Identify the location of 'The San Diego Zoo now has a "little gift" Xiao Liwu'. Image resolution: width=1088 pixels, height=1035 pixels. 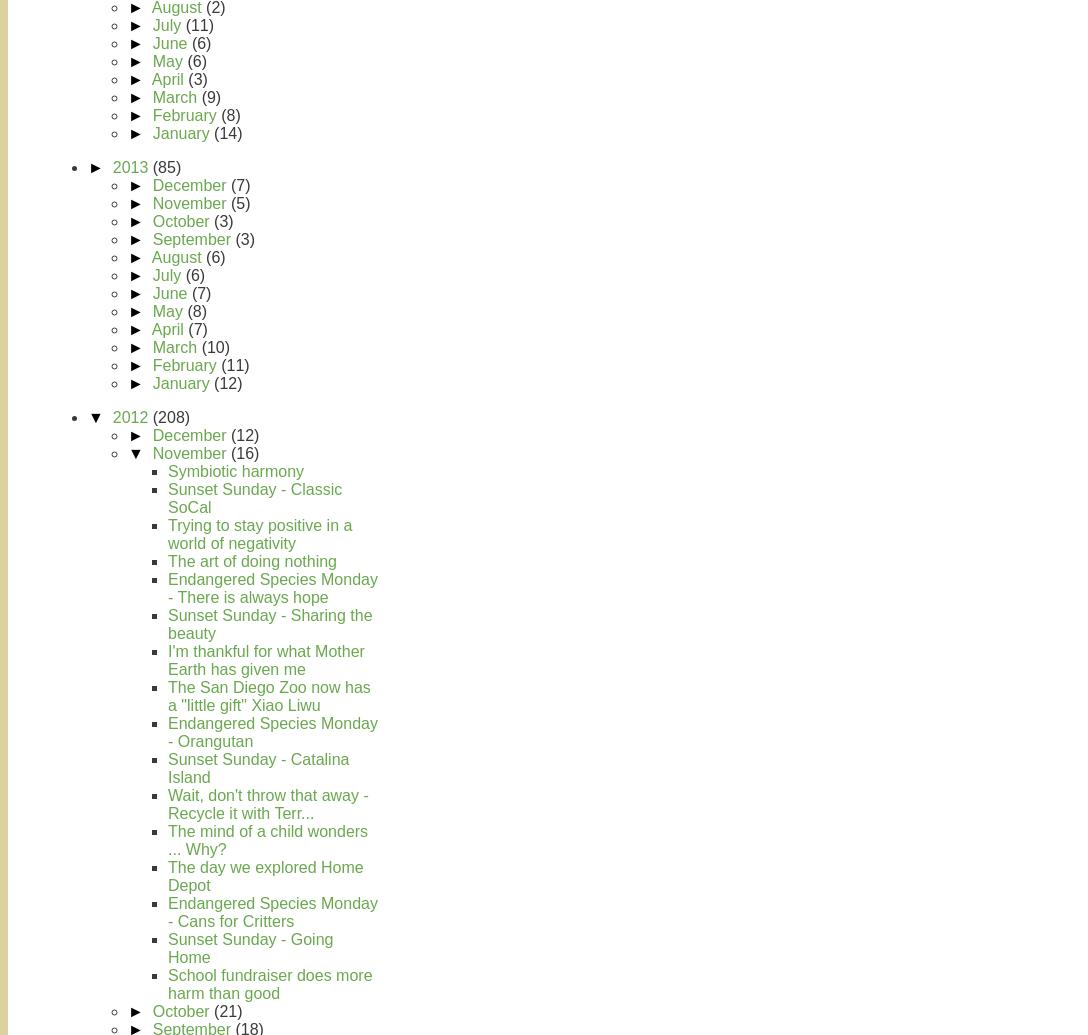
(267, 695).